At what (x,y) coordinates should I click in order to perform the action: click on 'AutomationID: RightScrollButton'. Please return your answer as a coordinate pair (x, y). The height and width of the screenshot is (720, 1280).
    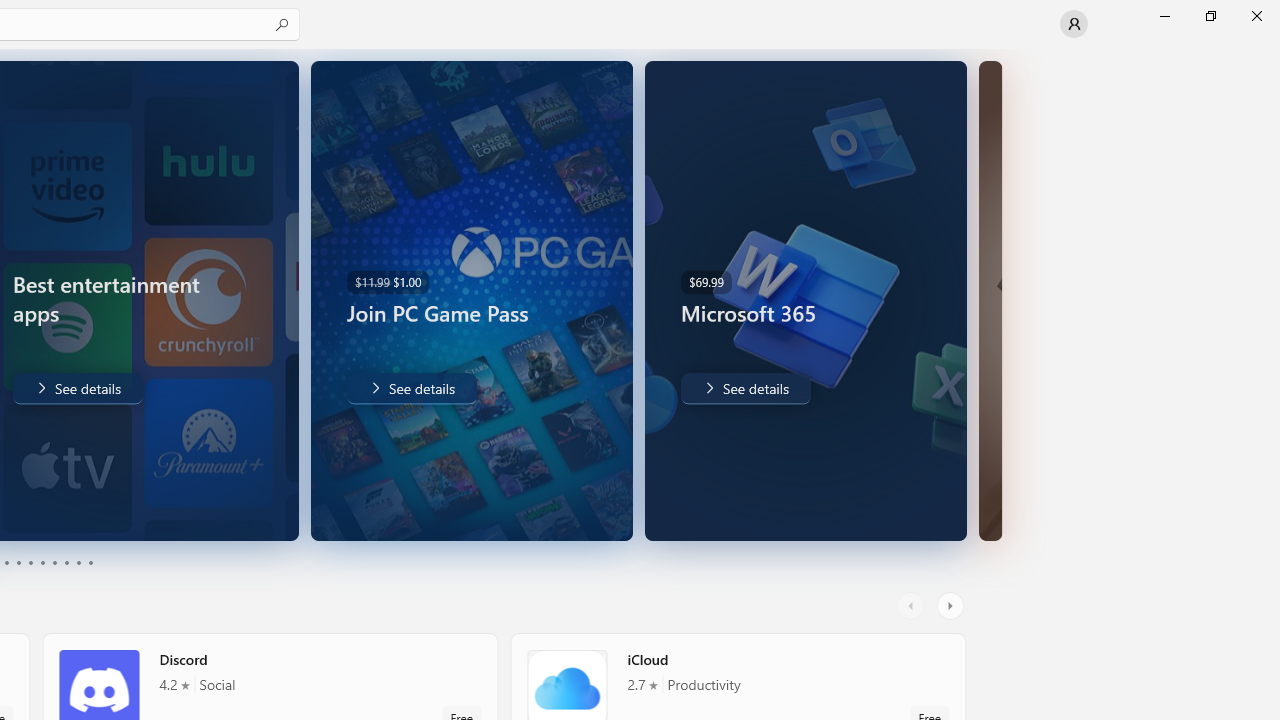
    Looking at the image, I should click on (951, 605).